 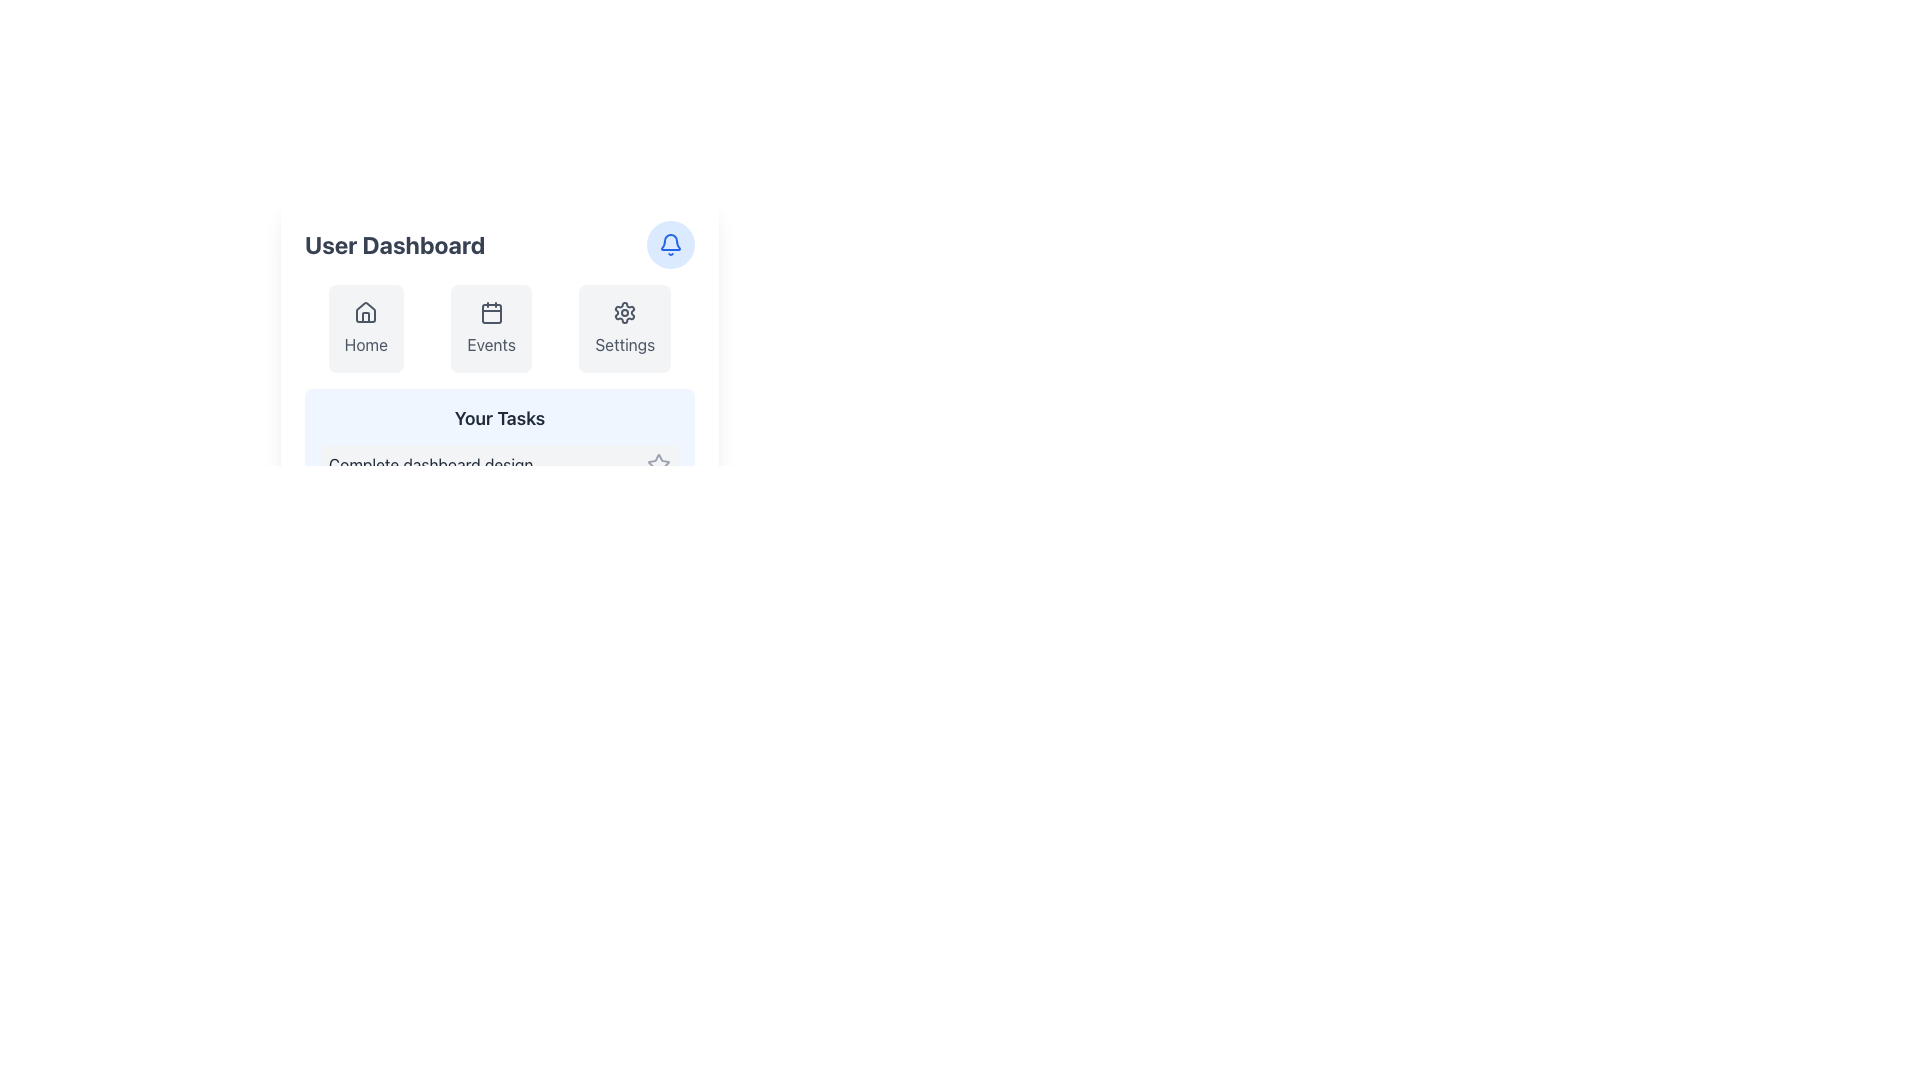 I want to click on the 'Events' section of the Navigation bar, so click(x=499, y=327).